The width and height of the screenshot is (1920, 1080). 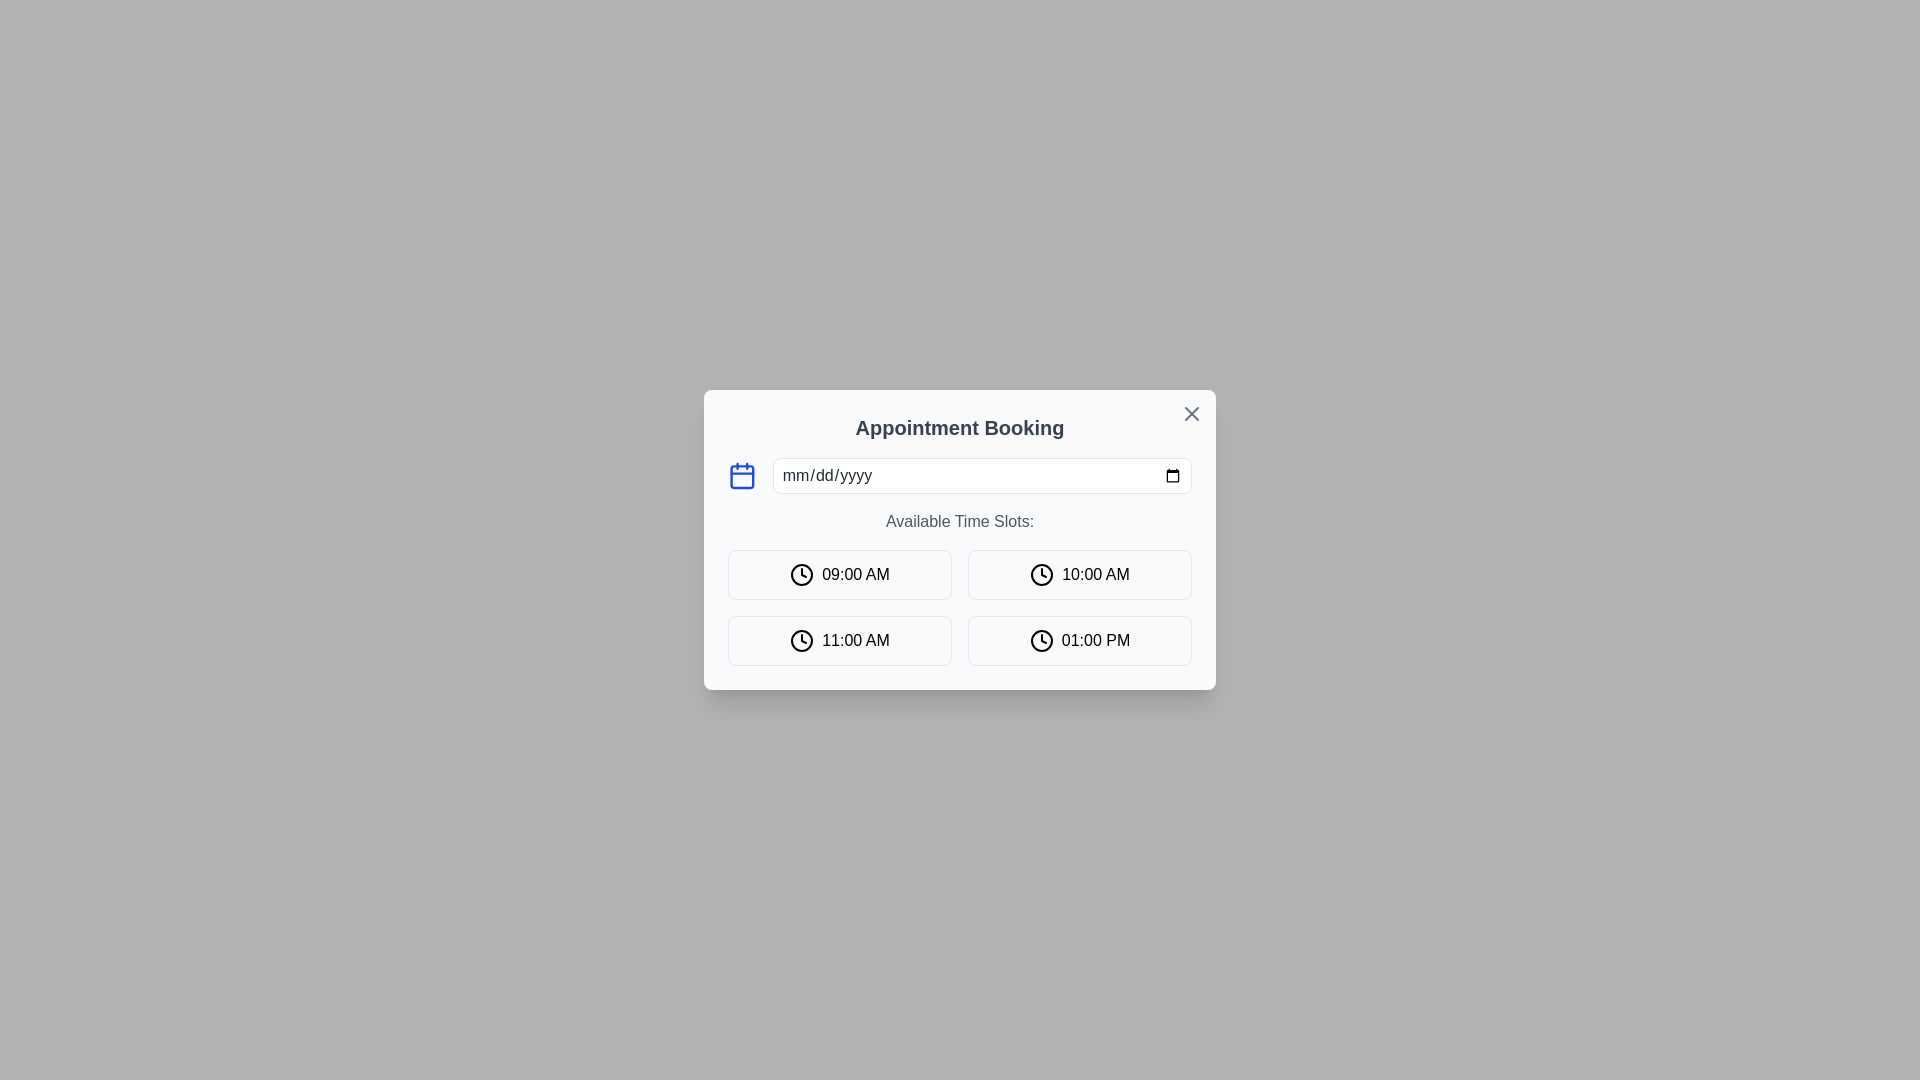 What do you see at coordinates (1191, 412) in the screenshot?
I see `the close button represented by a small square with an 'X' icon in the upper-right corner of the modal popup` at bounding box center [1191, 412].